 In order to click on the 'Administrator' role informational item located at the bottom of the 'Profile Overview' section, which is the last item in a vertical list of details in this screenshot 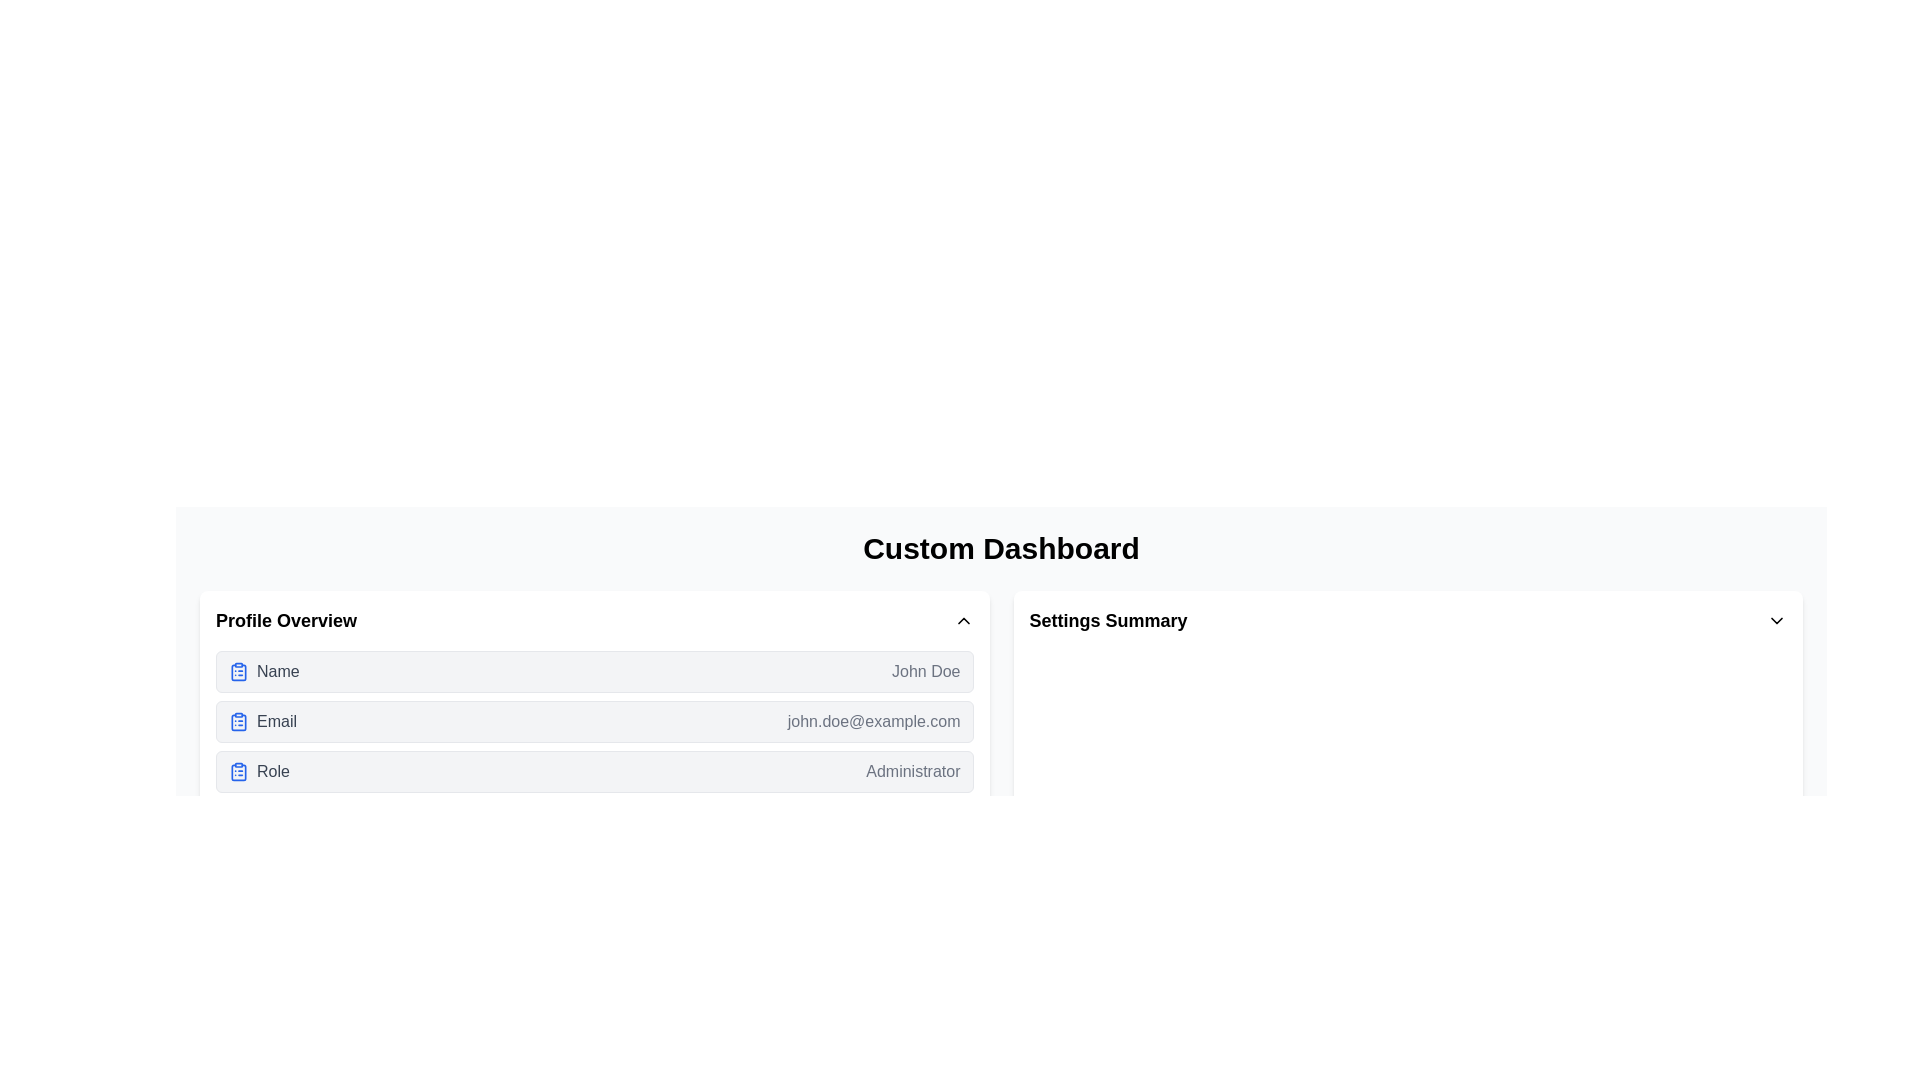, I will do `click(593, 770)`.